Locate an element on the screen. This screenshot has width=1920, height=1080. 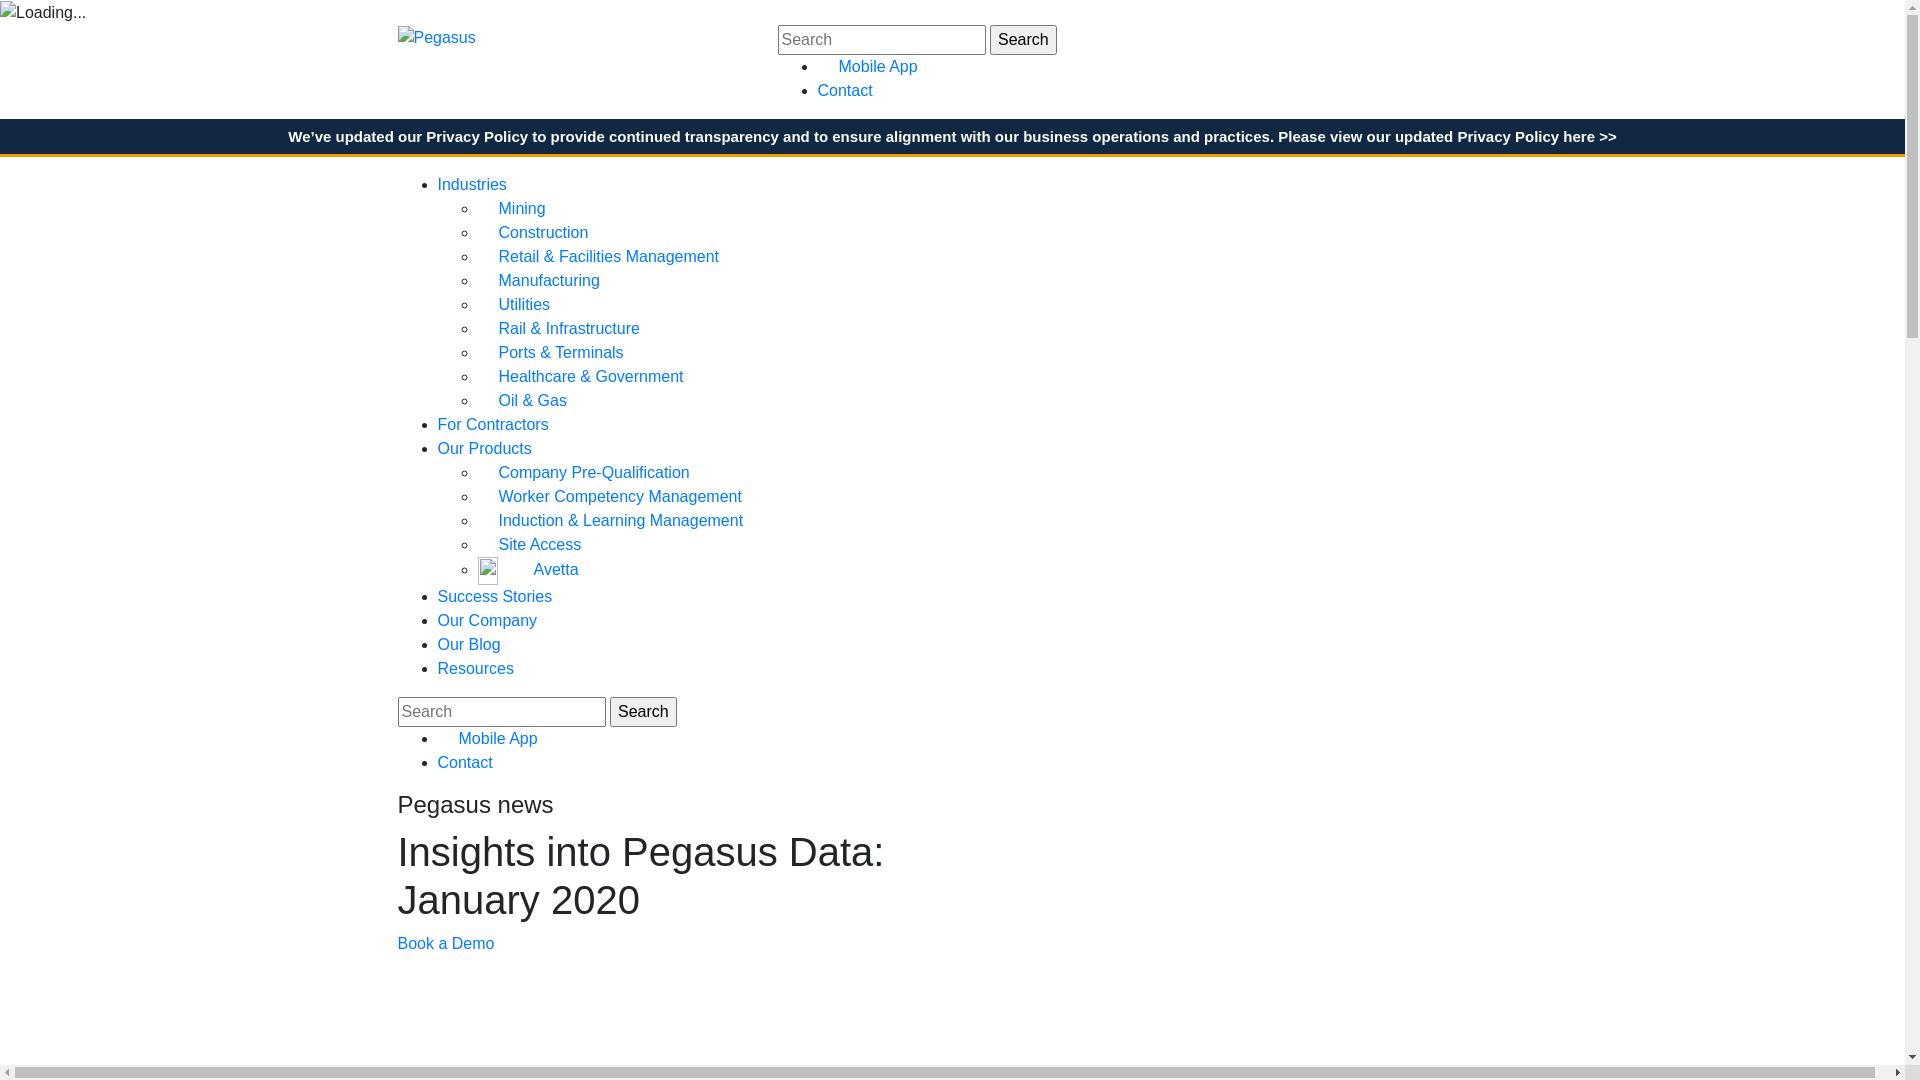
'Our Blog' is located at coordinates (468, 644).